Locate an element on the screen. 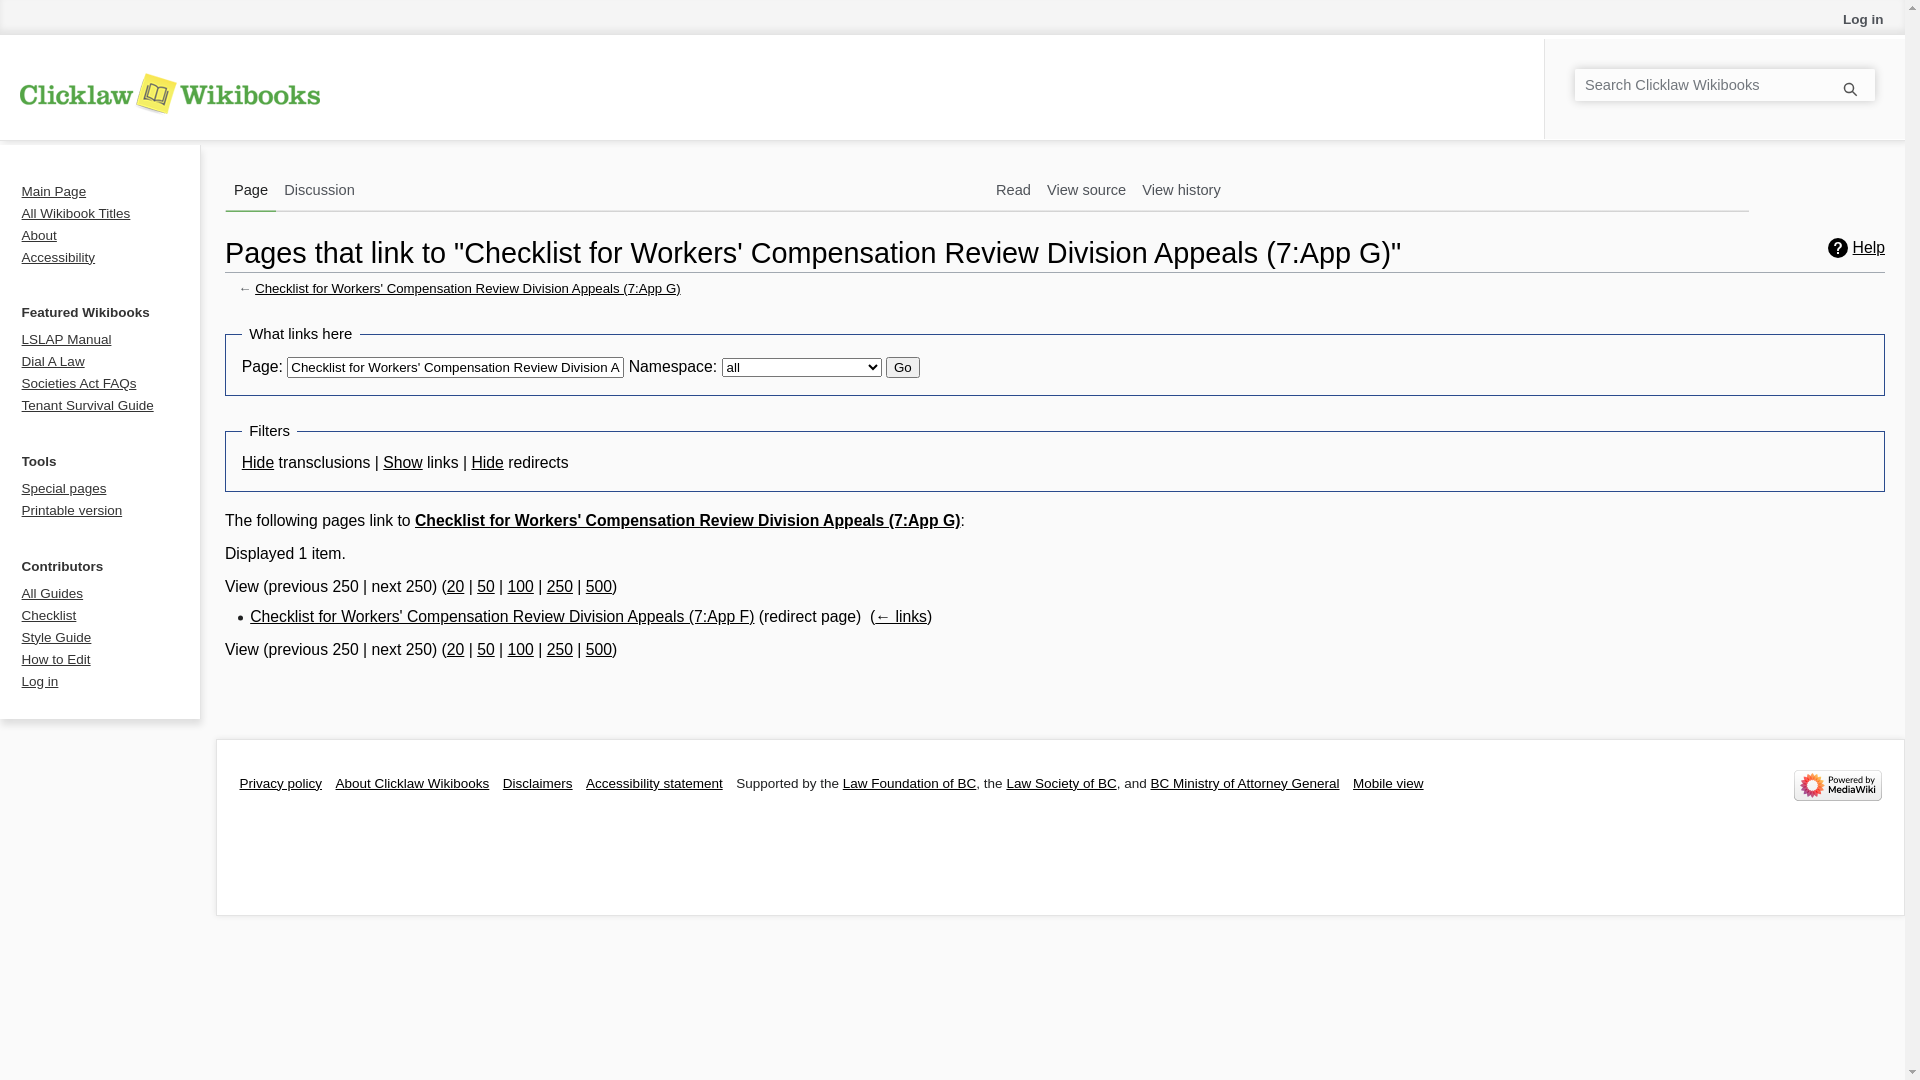  'Accessibility statement' is located at coordinates (654, 782).